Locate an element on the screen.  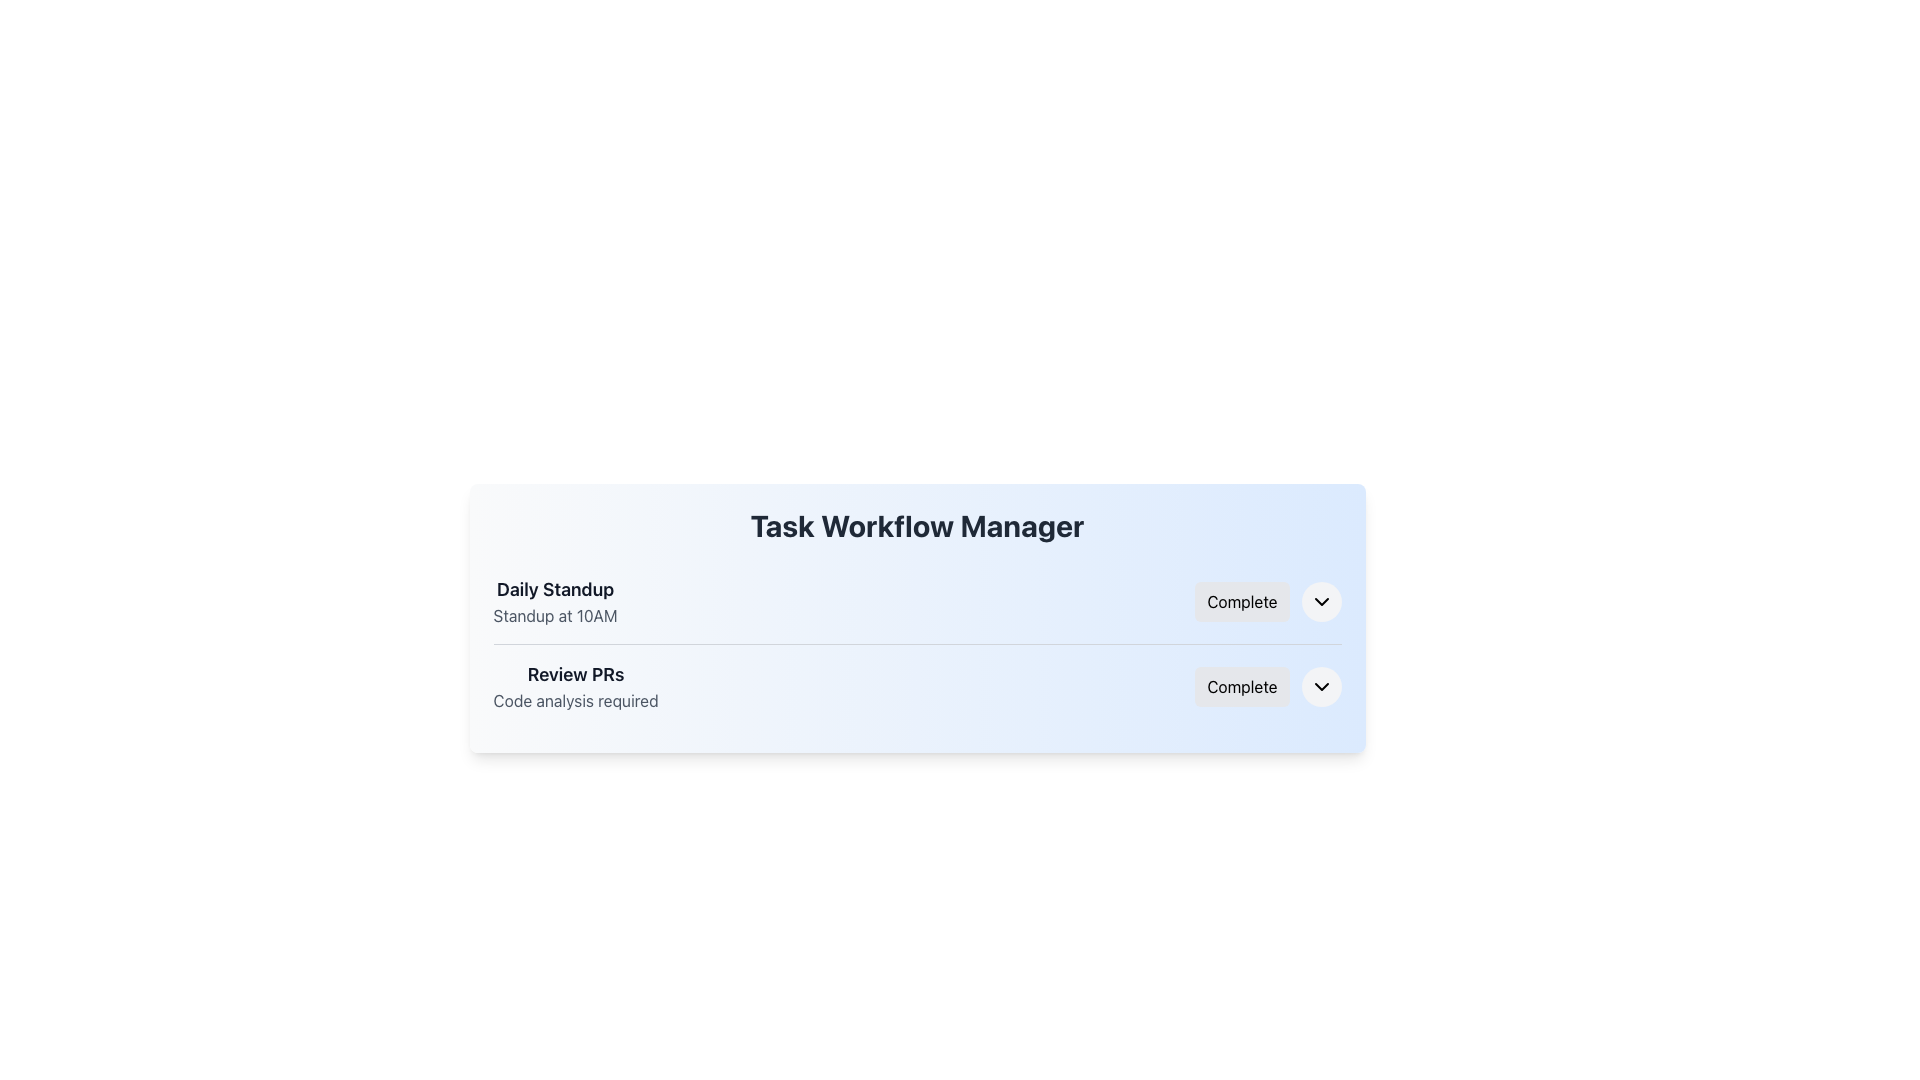
the button located to the right of the 'Complete' button in the task manager interface is located at coordinates (1321, 600).